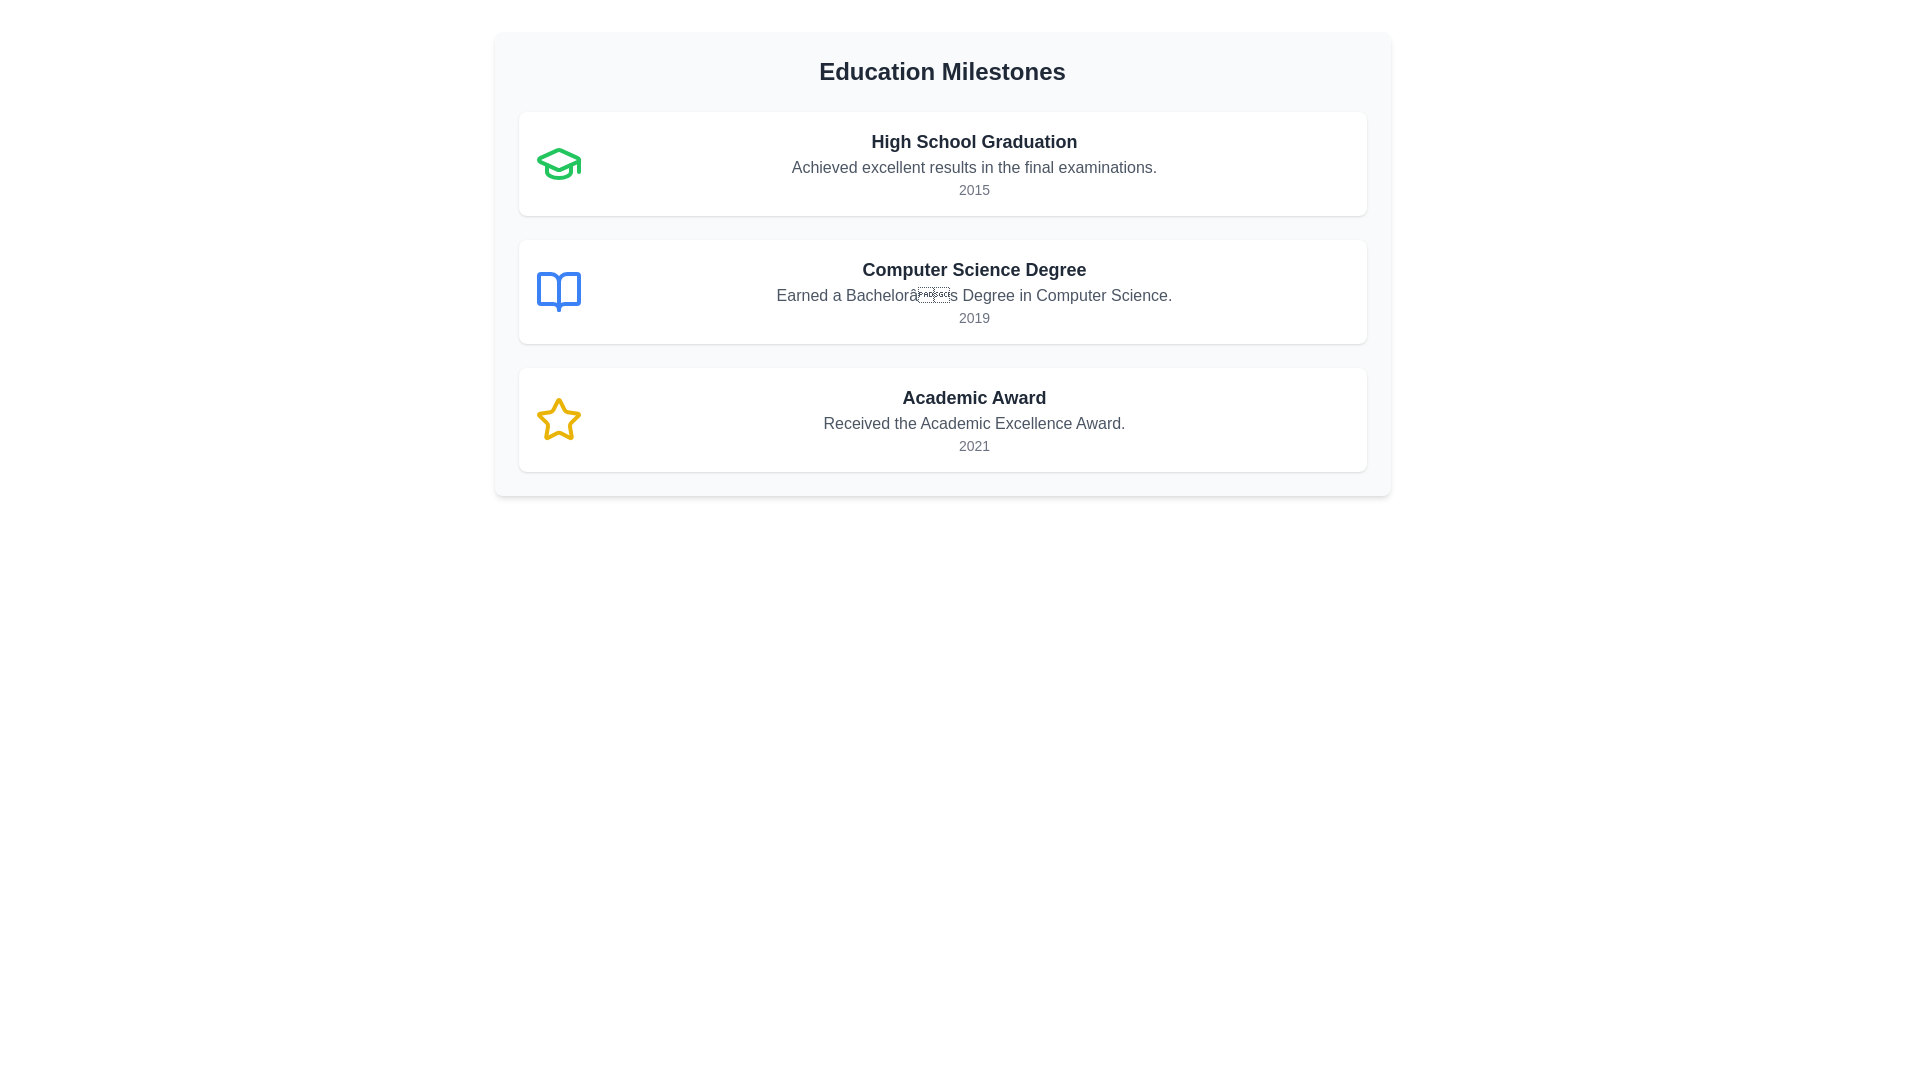 The image size is (1920, 1080). Describe the element at coordinates (974, 167) in the screenshot. I see `the text label that reads 'Achieved excellent results in the final examinations.' which is positioned beneath the title 'High School Graduation' and above the year '2015'` at that location.